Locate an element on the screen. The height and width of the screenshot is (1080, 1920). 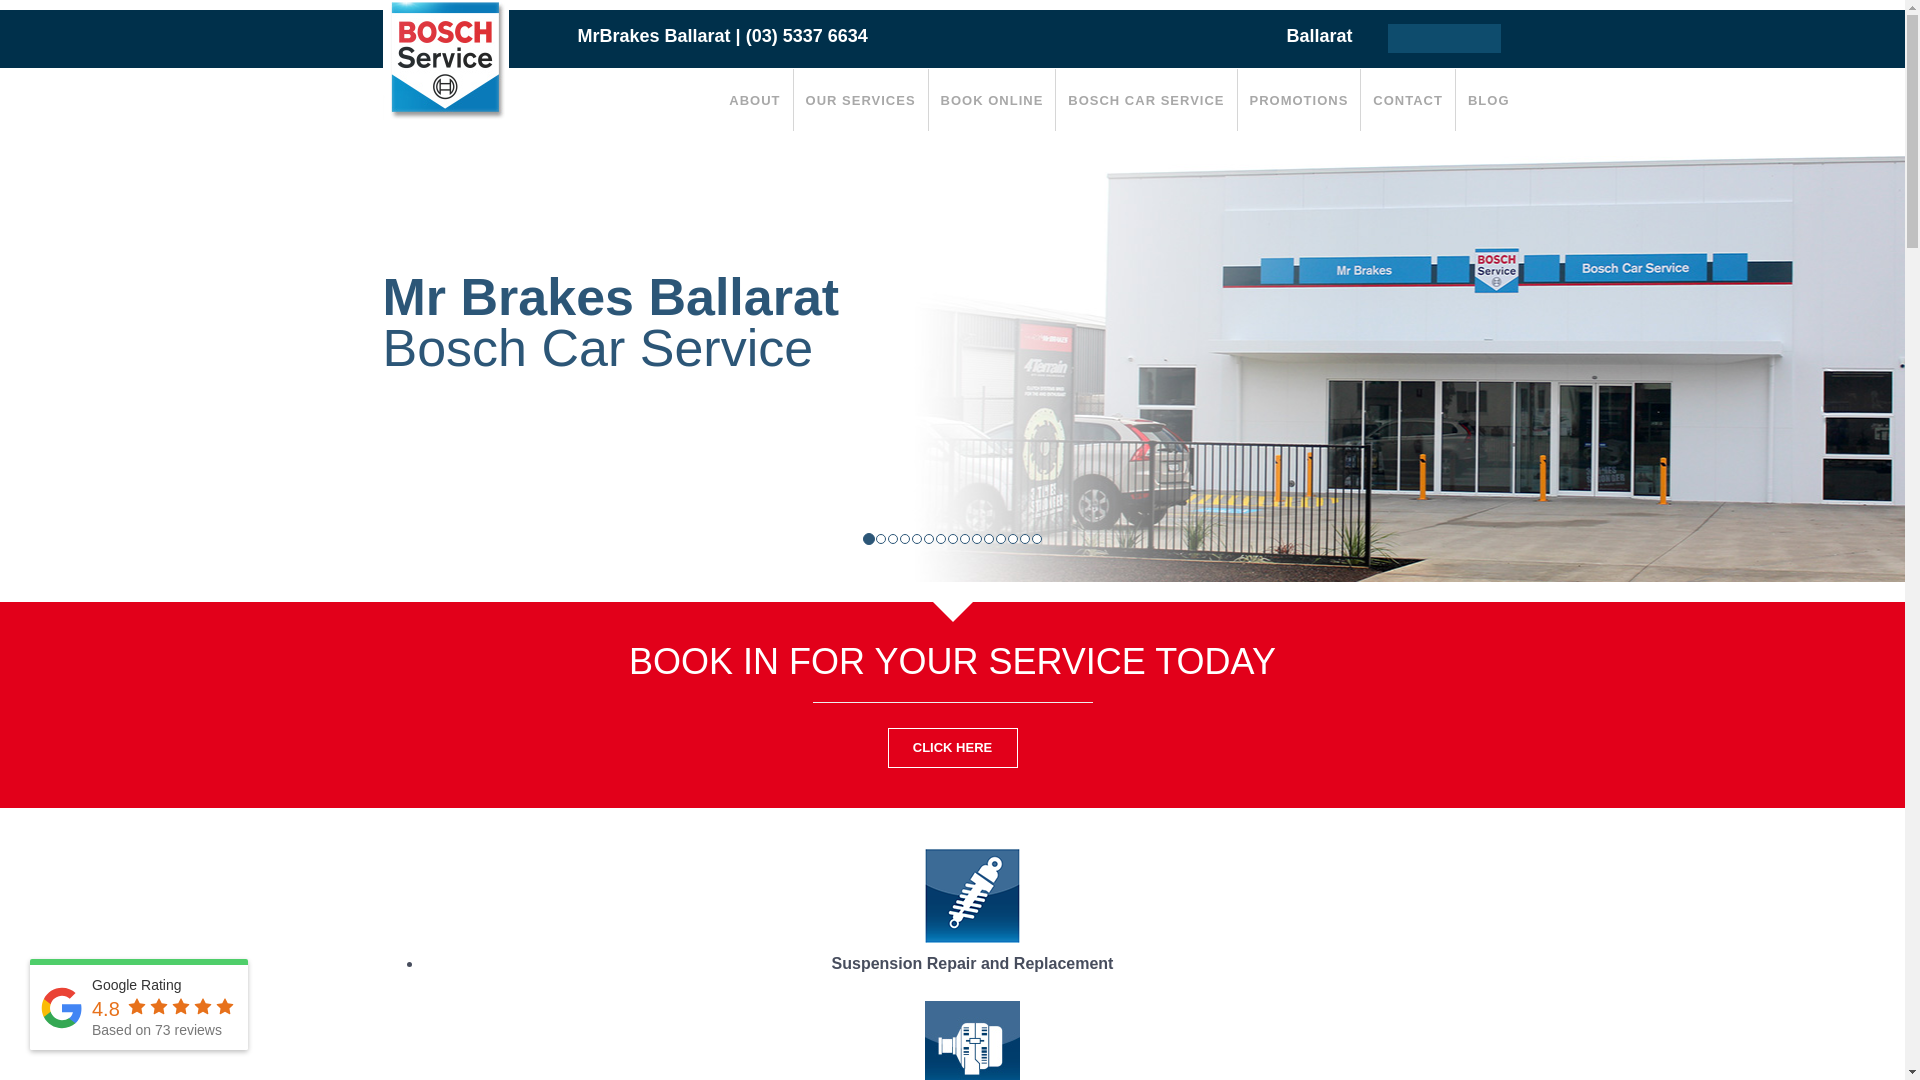
'PROMOTIONS' is located at coordinates (1237, 100).